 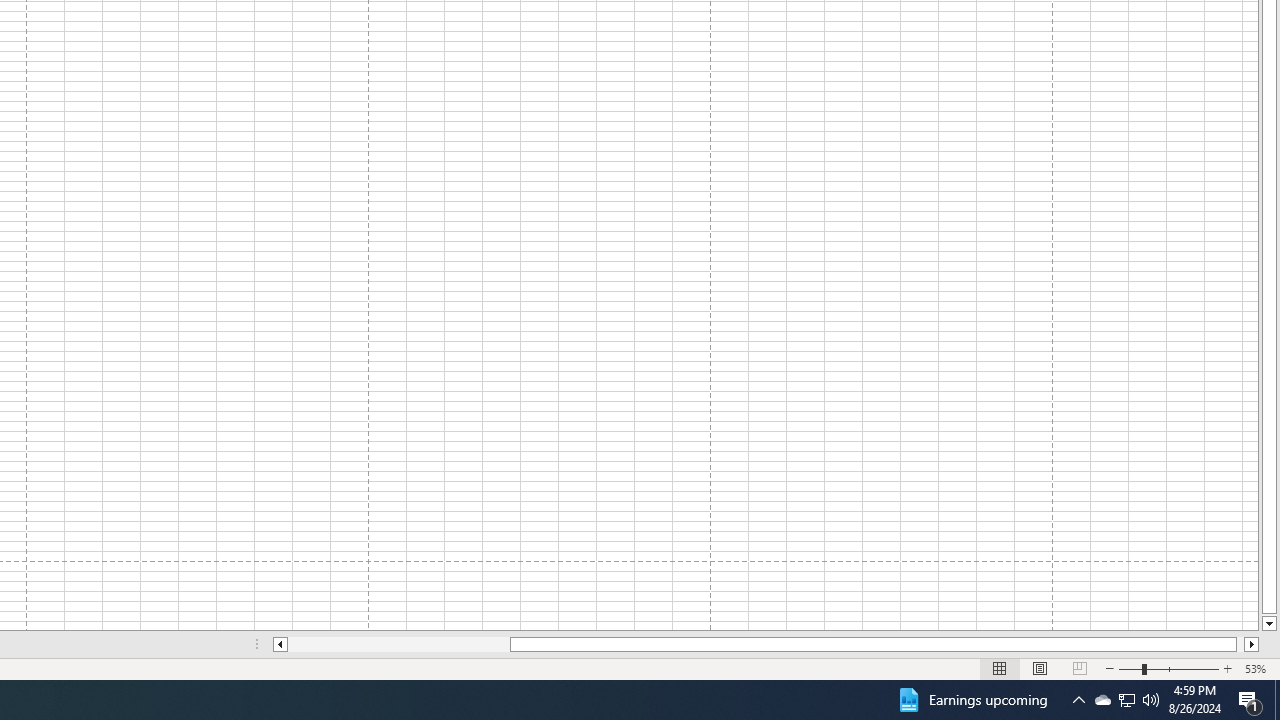 What do you see at coordinates (398, 644) in the screenshot?
I see `'Page left'` at bounding box center [398, 644].